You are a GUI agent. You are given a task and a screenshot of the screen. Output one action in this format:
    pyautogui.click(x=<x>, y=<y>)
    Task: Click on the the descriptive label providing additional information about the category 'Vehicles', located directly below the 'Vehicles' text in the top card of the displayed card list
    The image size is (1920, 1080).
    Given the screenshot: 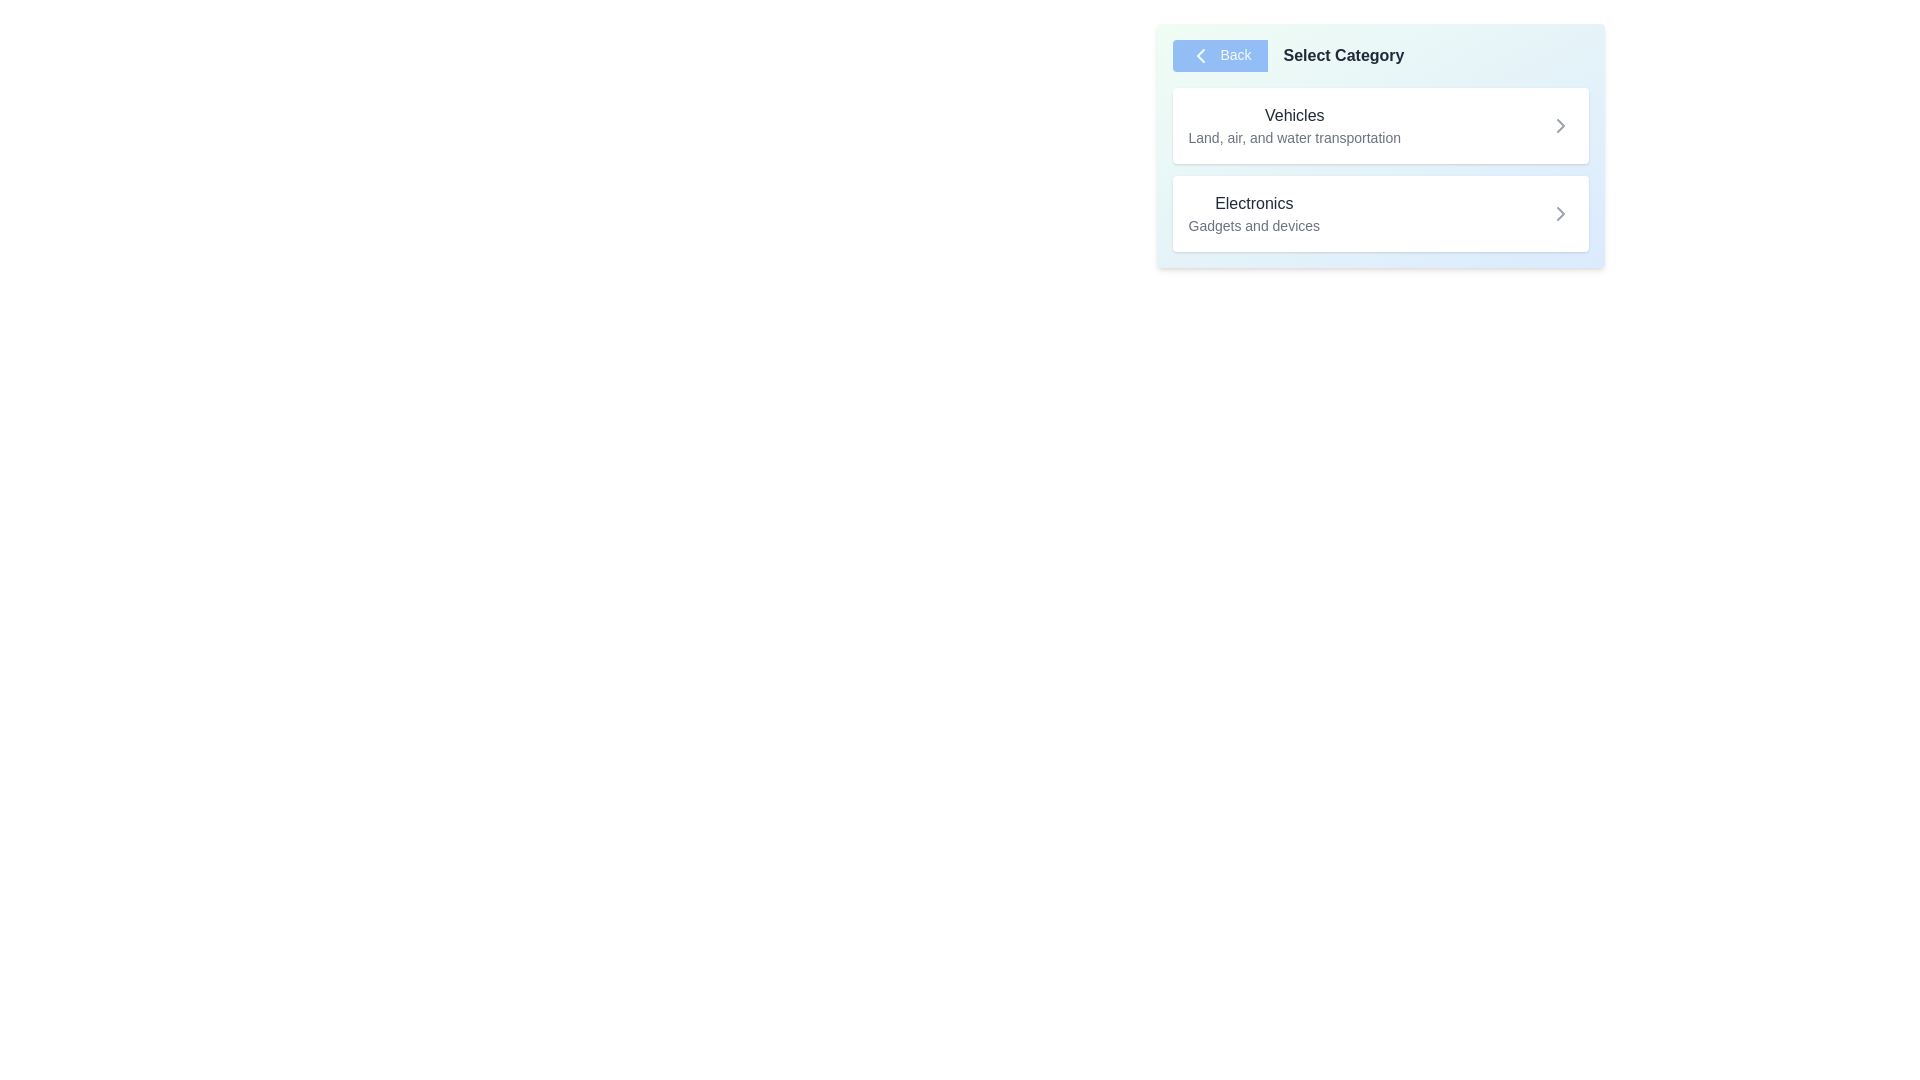 What is the action you would take?
    pyautogui.click(x=1294, y=137)
    